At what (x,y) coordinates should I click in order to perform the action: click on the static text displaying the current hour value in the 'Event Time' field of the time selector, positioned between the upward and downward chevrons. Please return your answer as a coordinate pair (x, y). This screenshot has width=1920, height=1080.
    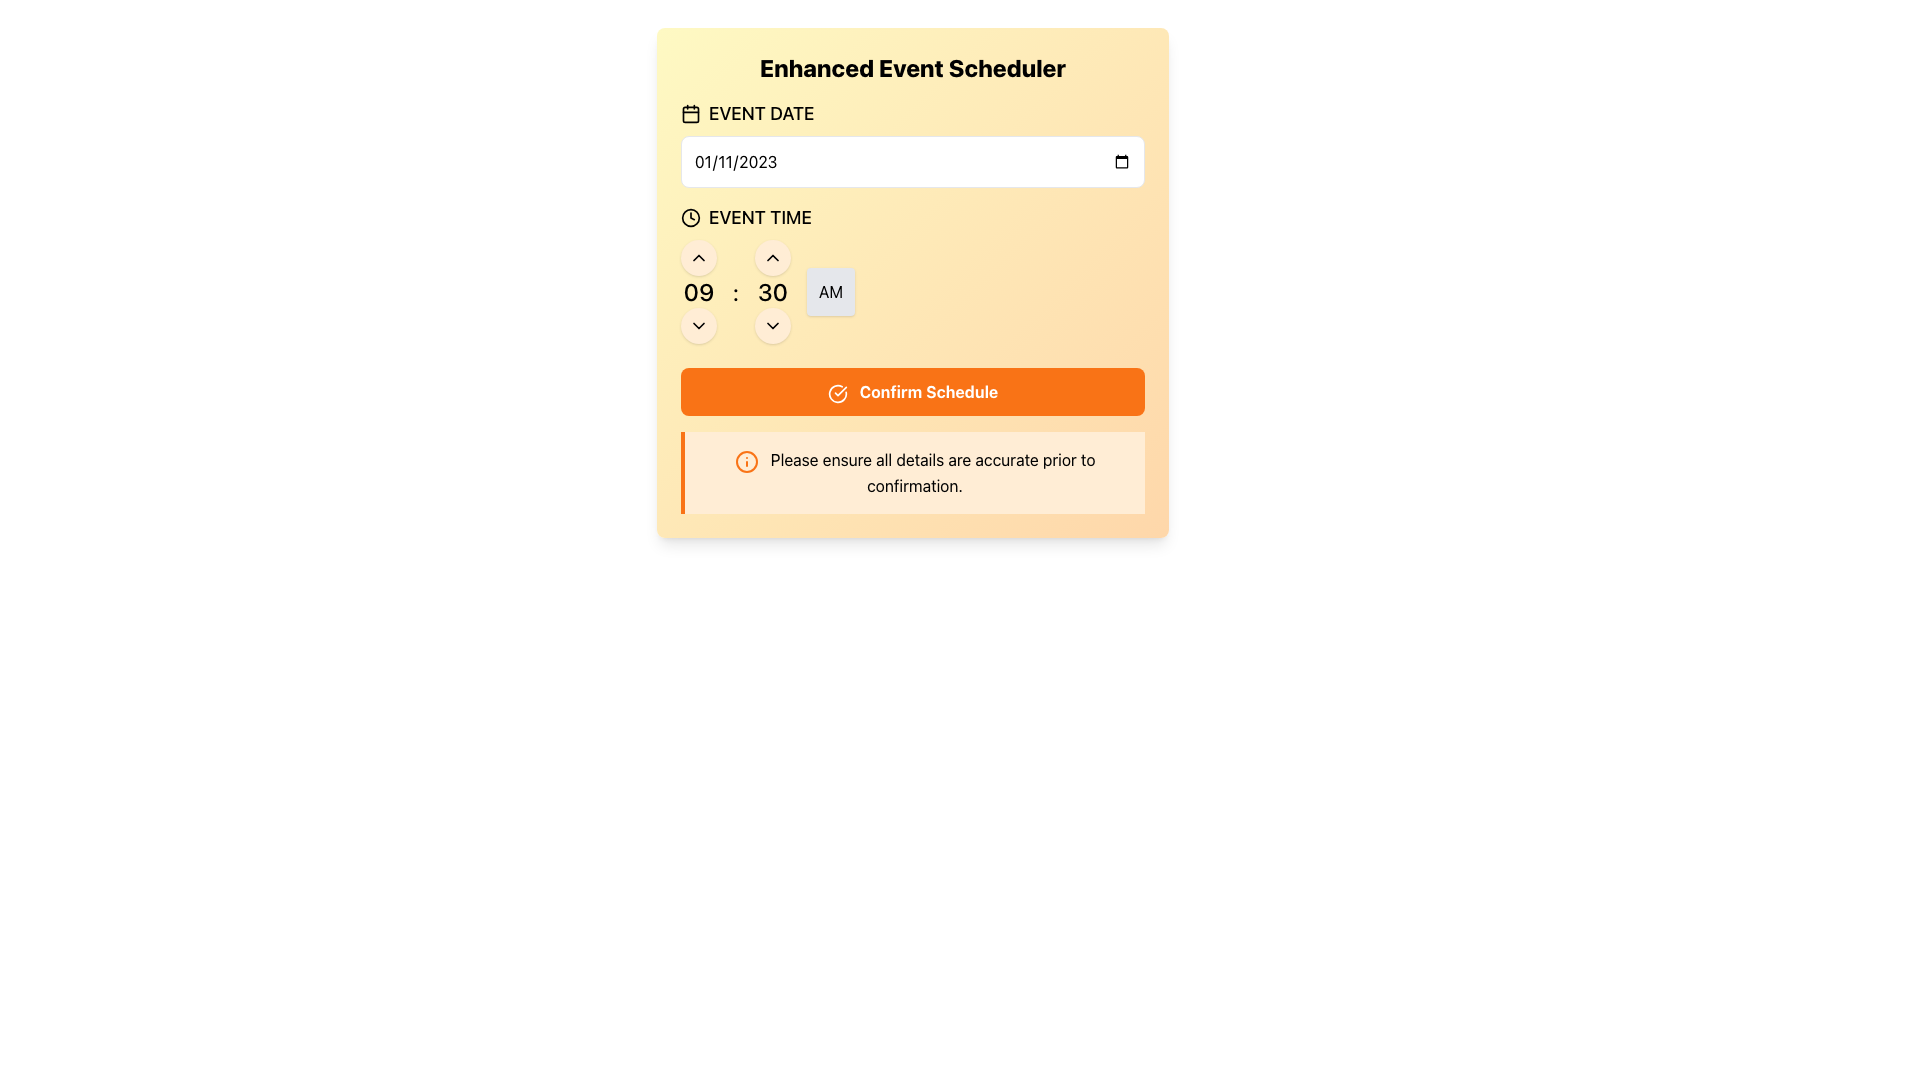
    Looking at the image, I should click on (699, 292).